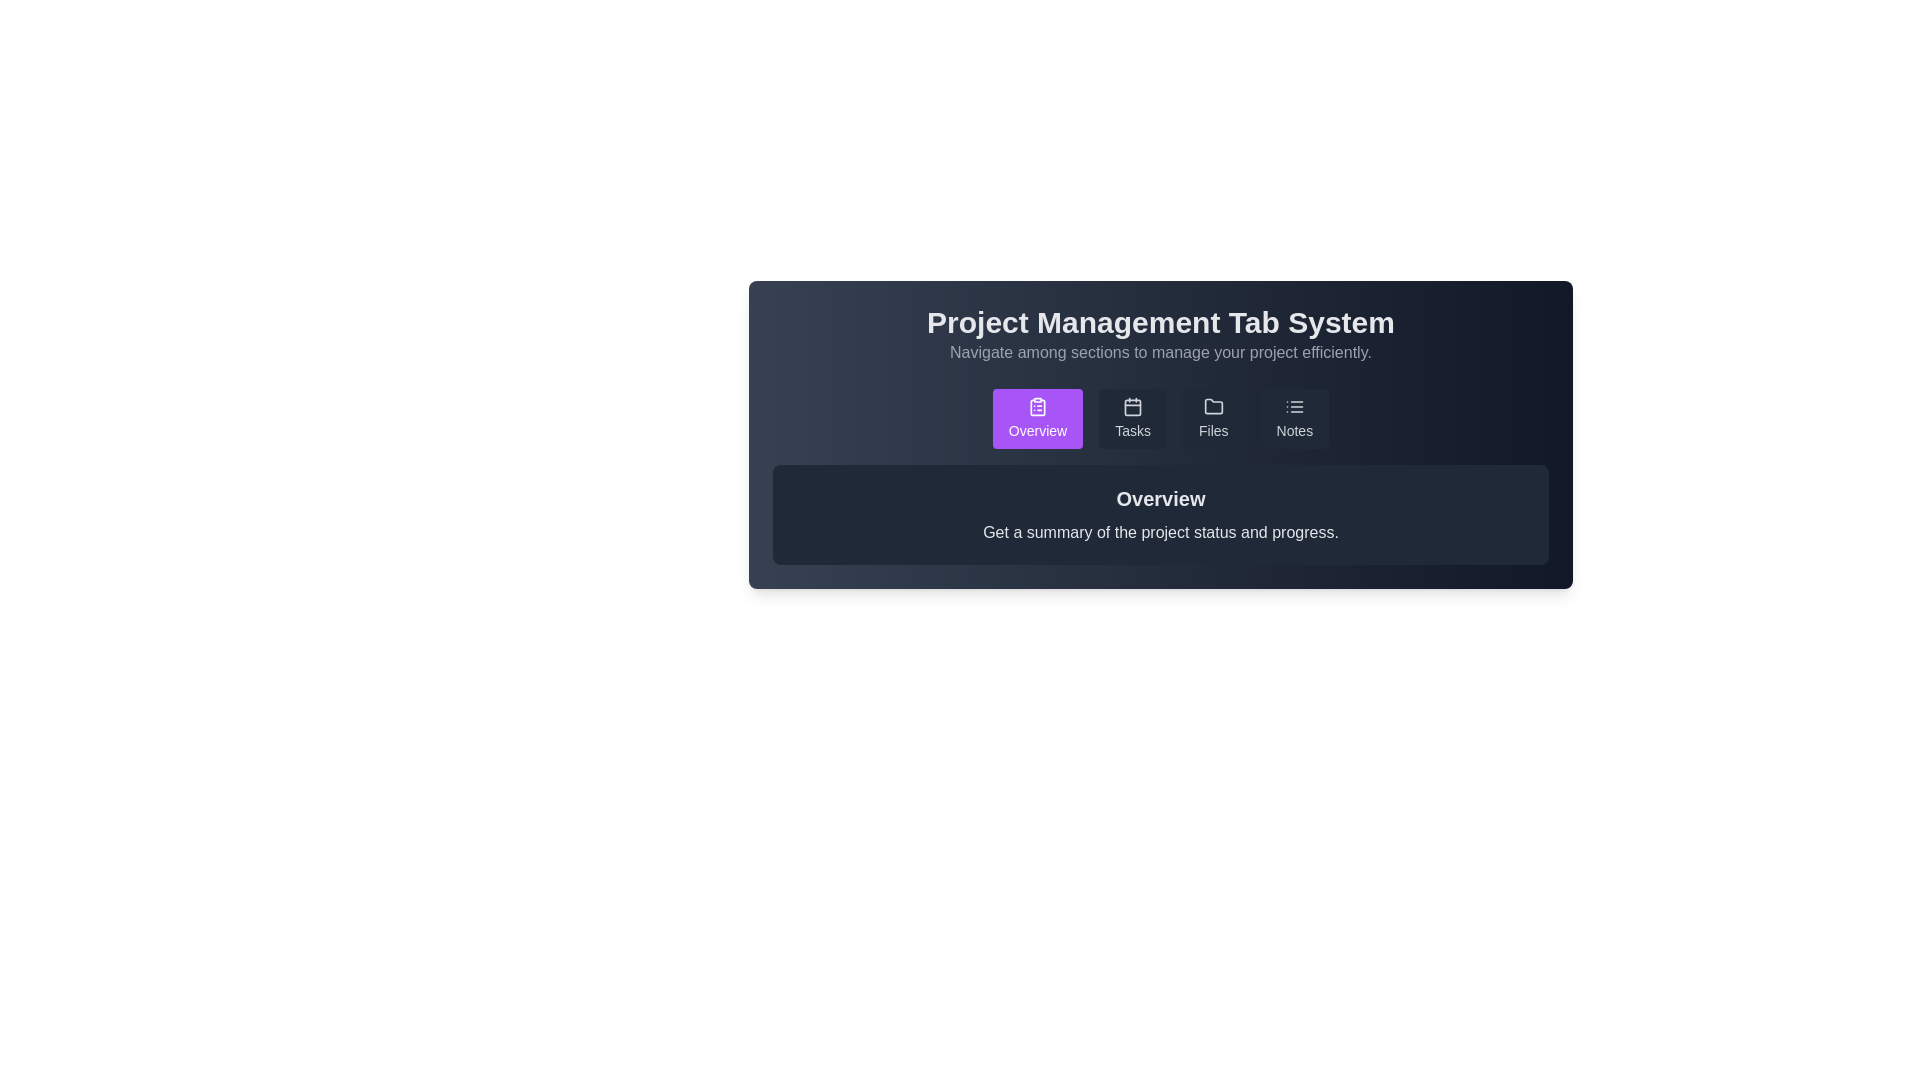 The image size is (1920, 1080). Describe the element at coordinates (1294, 418) in the screenshot. I see `the Notes tab by clicking on its button` at that location.